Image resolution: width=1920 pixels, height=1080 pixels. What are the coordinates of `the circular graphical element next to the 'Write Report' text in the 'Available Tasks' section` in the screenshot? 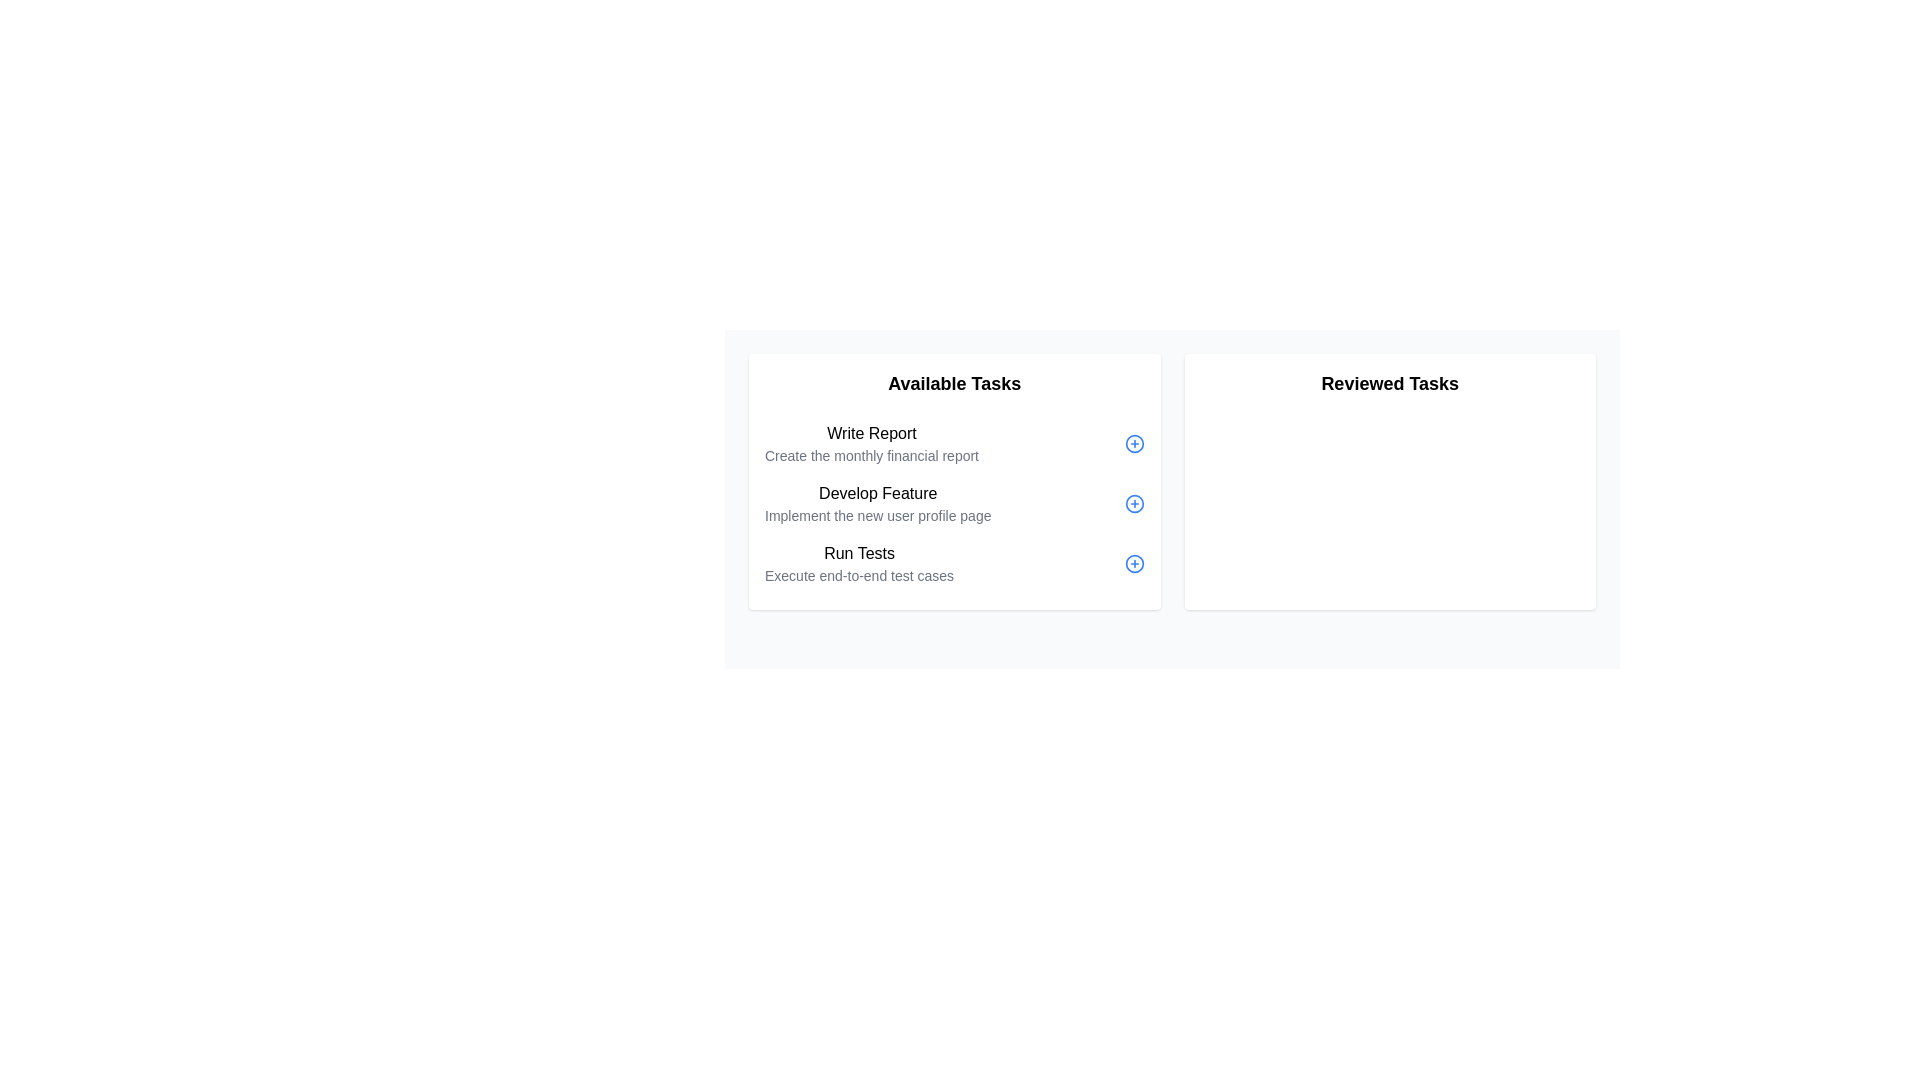 It's located at (1134, 442).